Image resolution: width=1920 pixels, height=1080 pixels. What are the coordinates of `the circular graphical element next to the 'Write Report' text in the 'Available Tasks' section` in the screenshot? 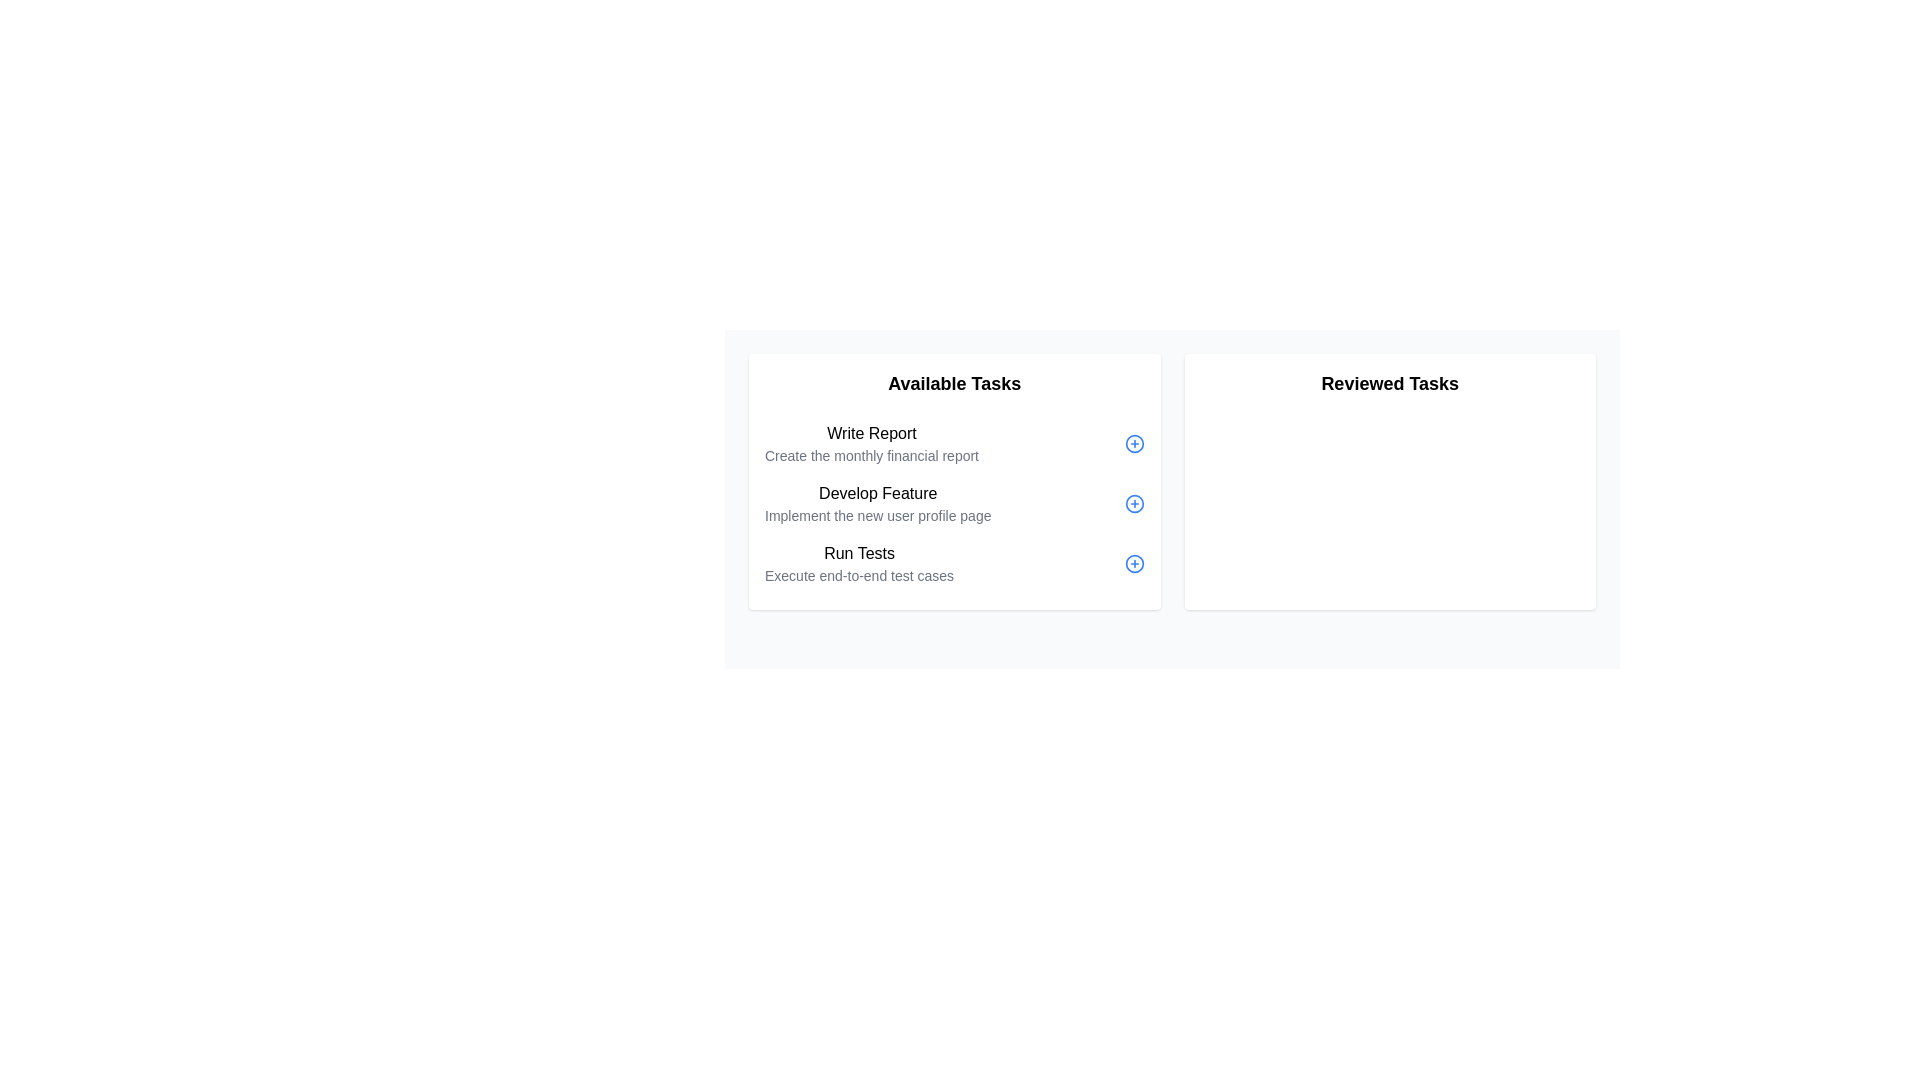 It's located at (1134, 442).